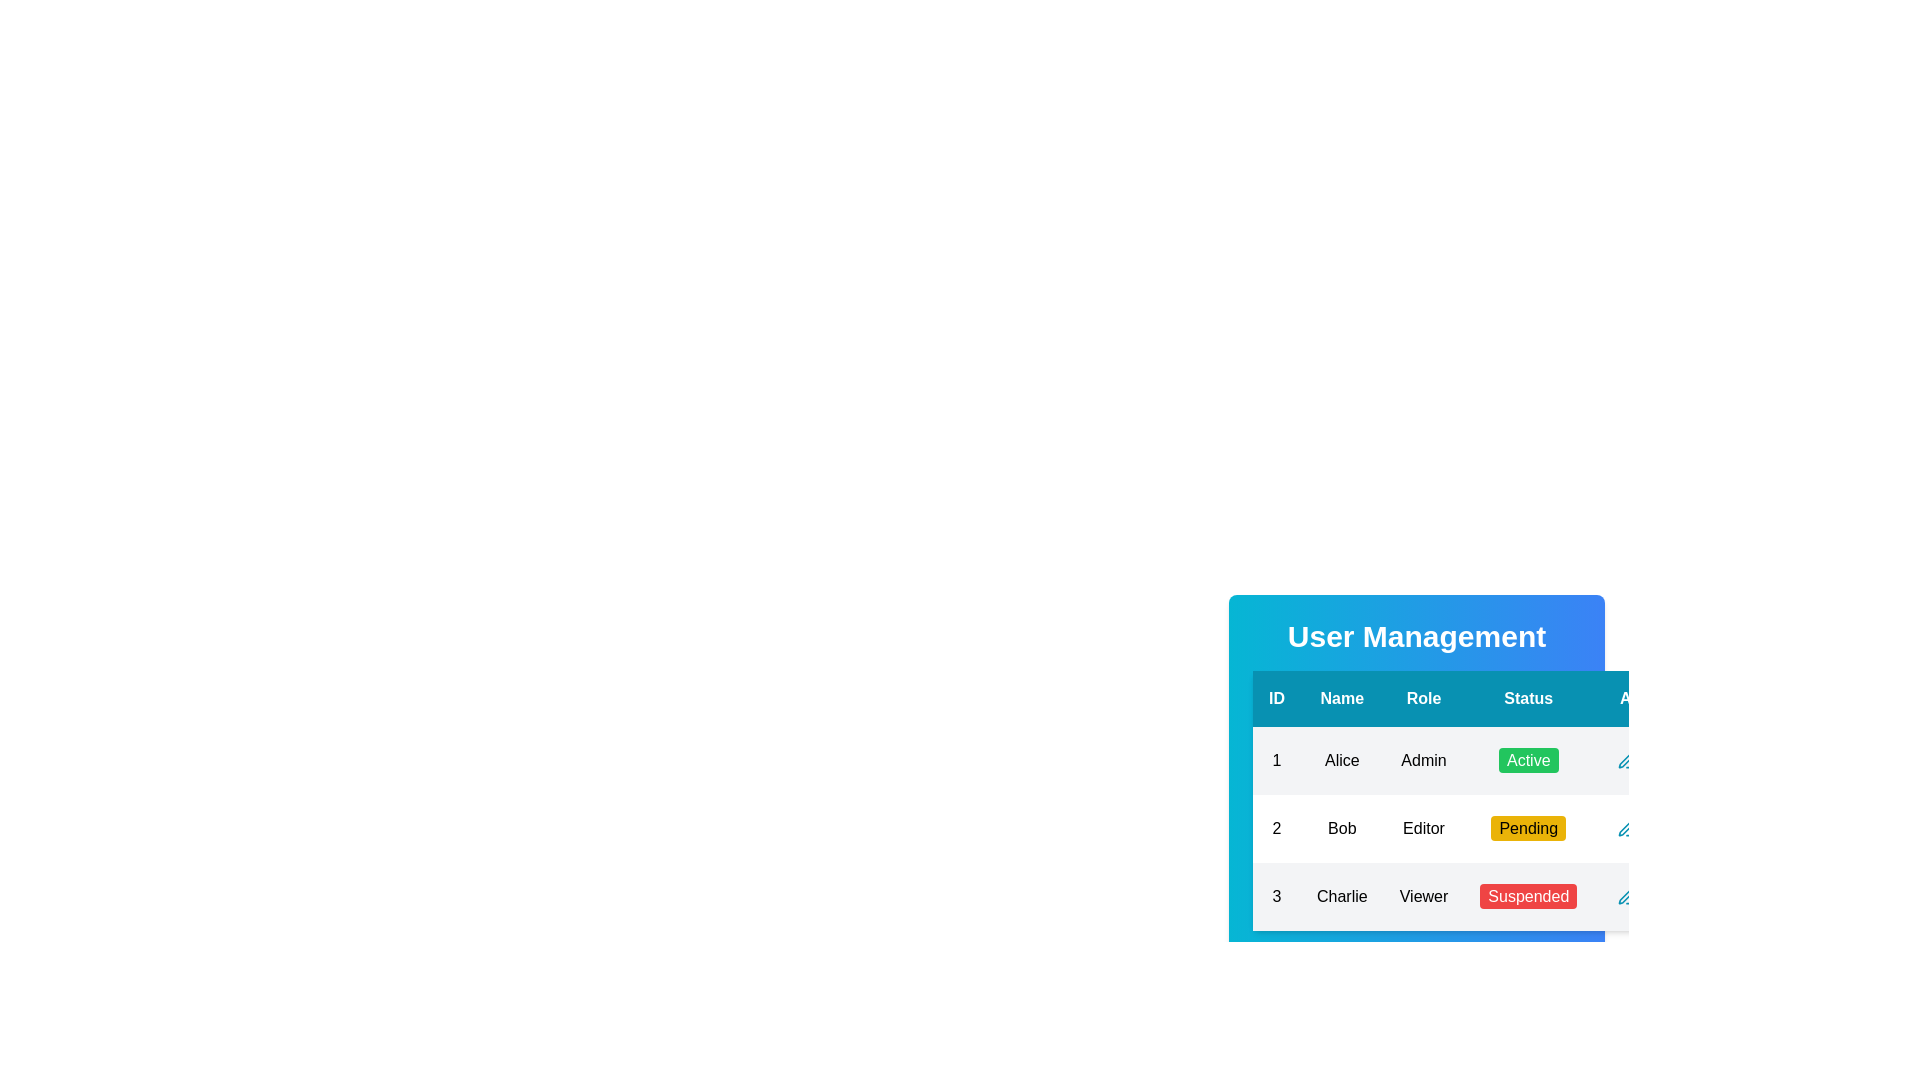 The width and height of the screenshot is (1920, 1080). I want to click on the rectangular button with a red background and white text labeled 'Suspended' in the 'Status' column of the third row in the 'User Management' panel, so click(1527, 895).